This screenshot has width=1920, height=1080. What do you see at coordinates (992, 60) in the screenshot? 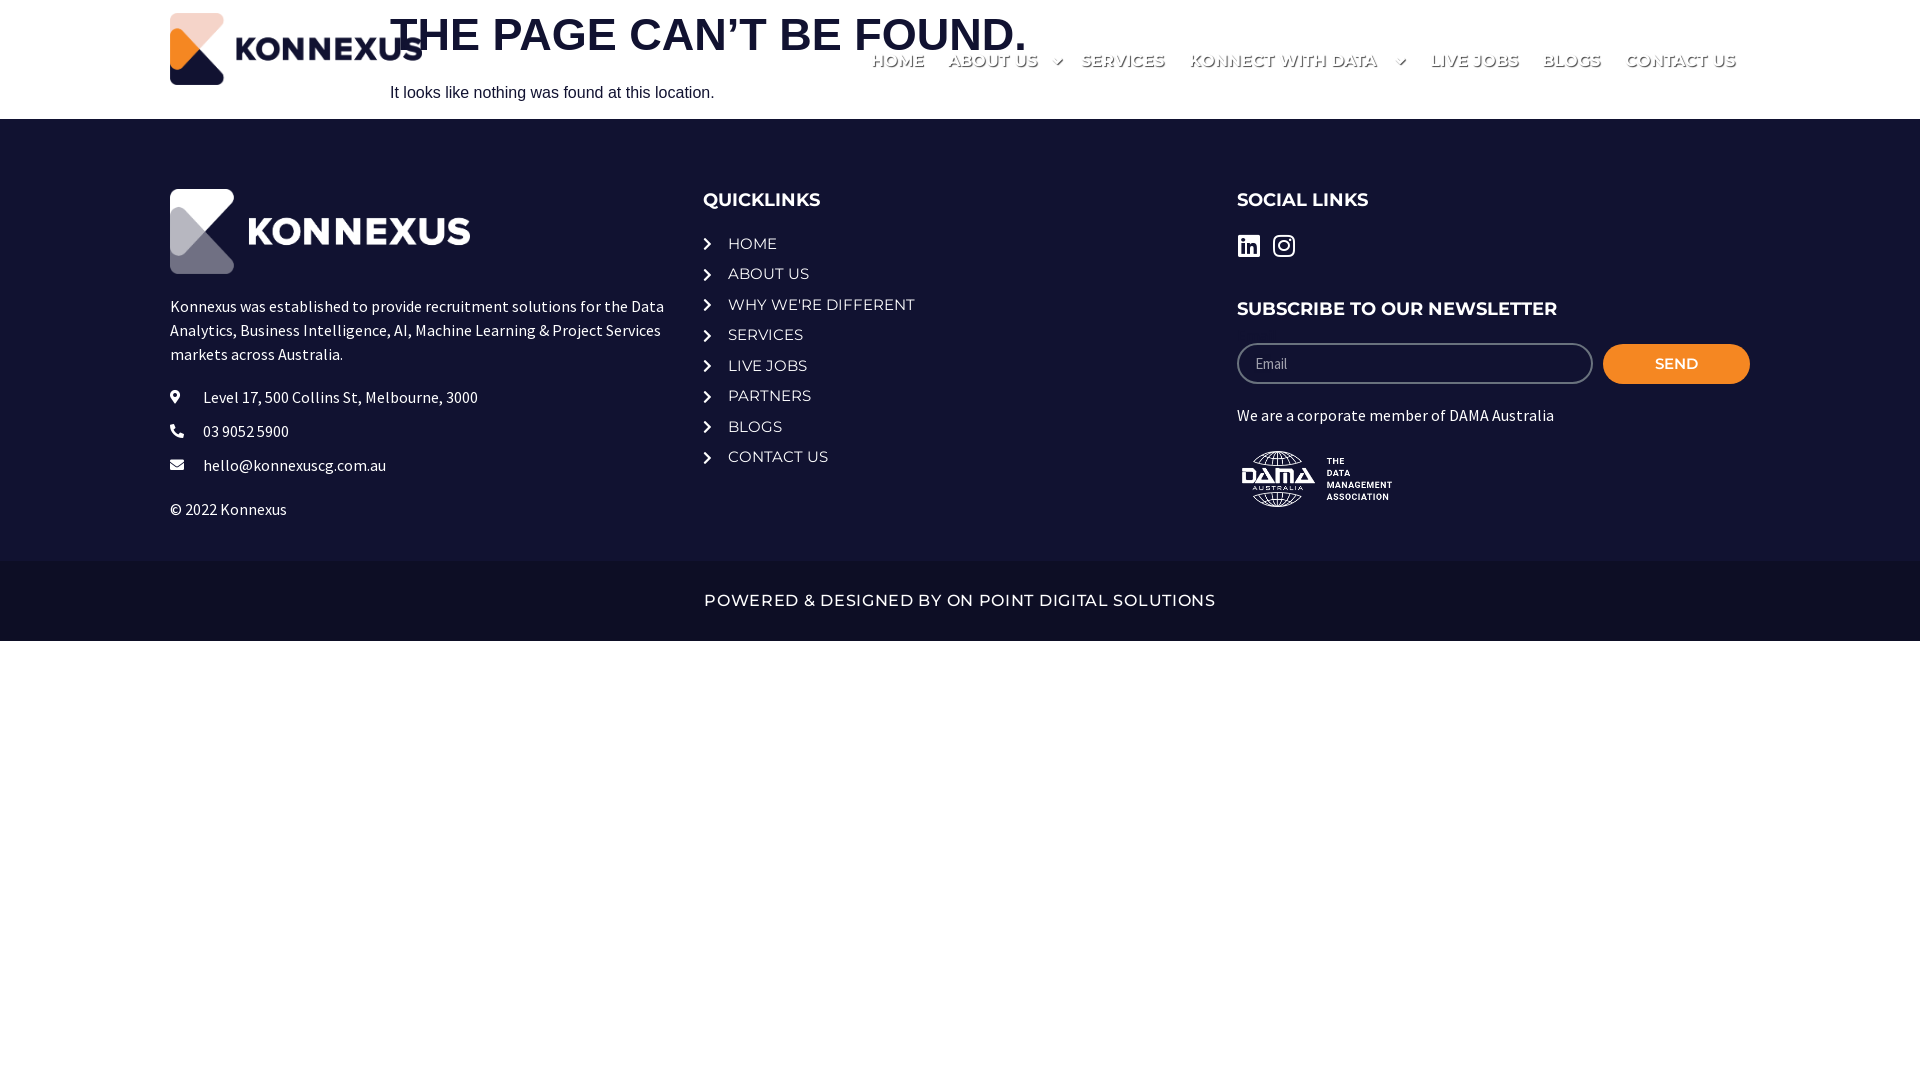
I see `'ABOUT US'` at bounding box center [992, 60].